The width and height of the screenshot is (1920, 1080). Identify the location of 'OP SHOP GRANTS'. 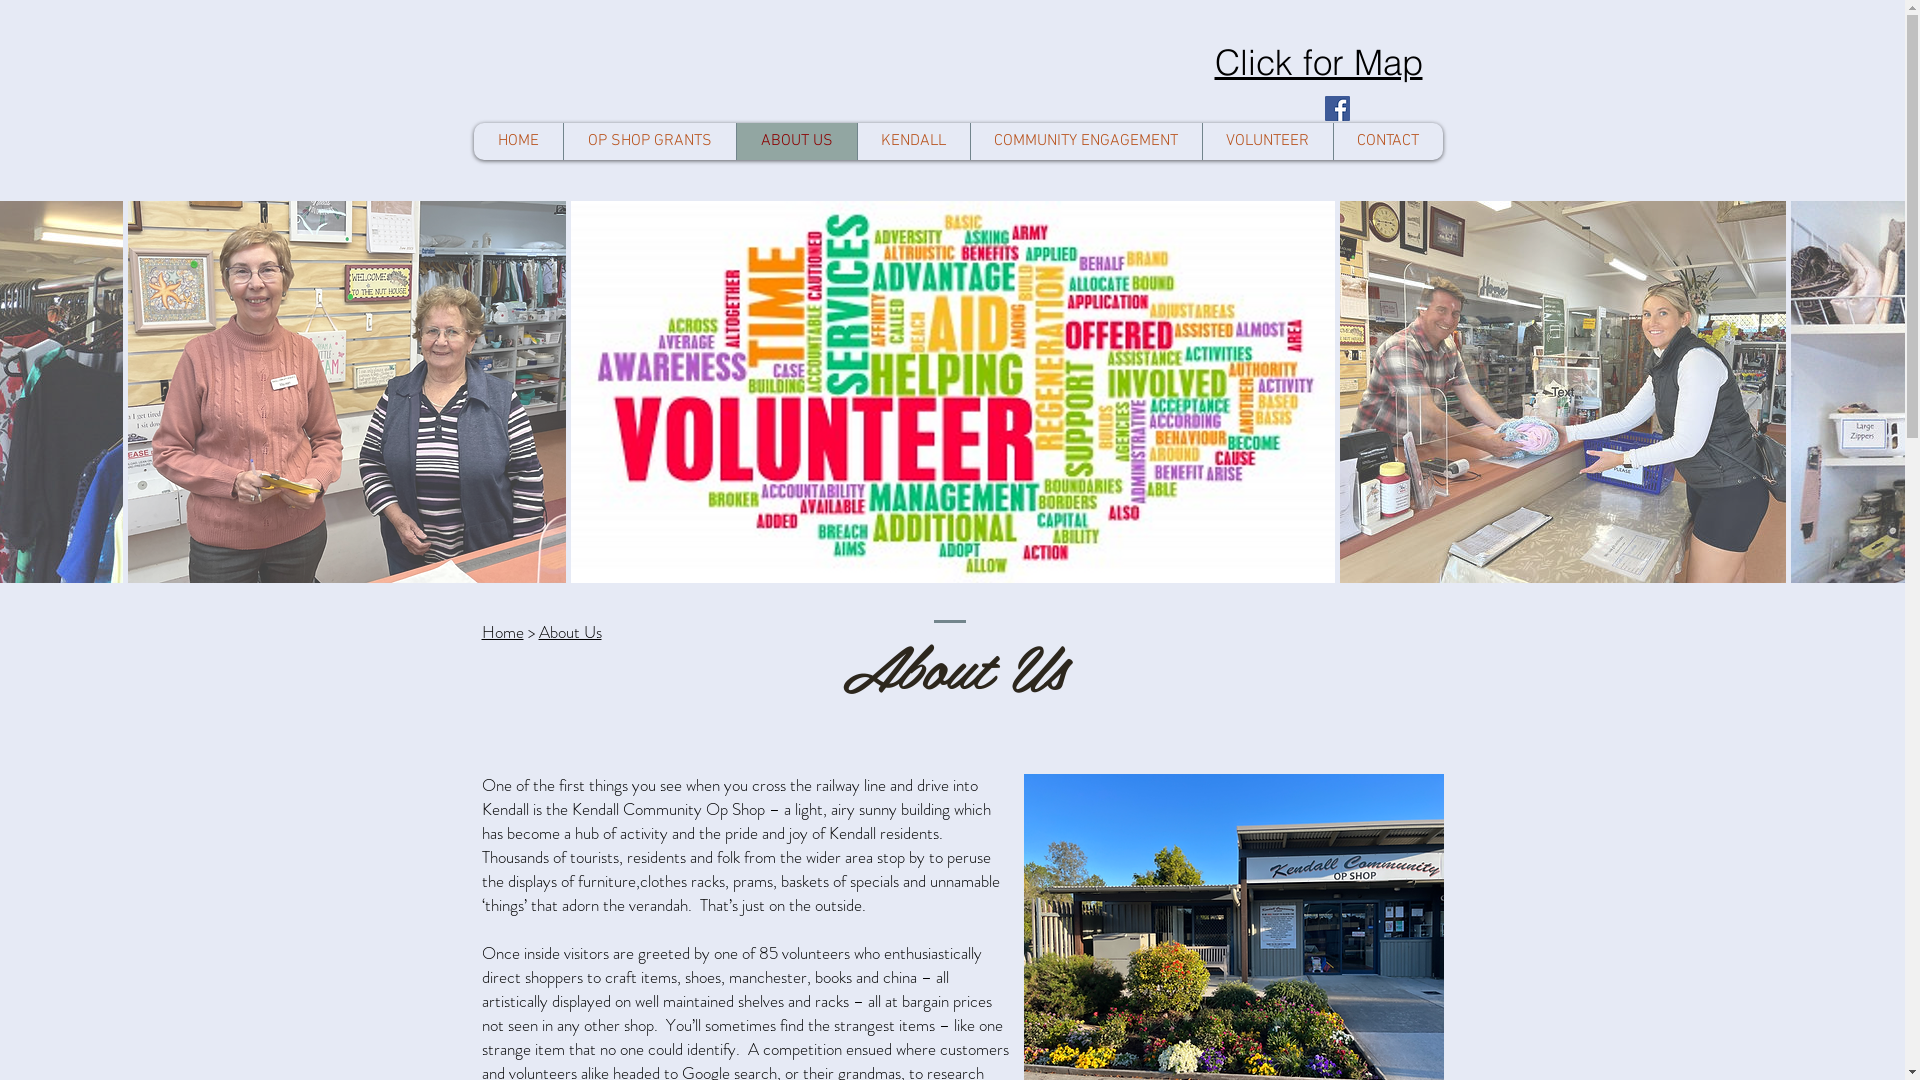
(560, 140).